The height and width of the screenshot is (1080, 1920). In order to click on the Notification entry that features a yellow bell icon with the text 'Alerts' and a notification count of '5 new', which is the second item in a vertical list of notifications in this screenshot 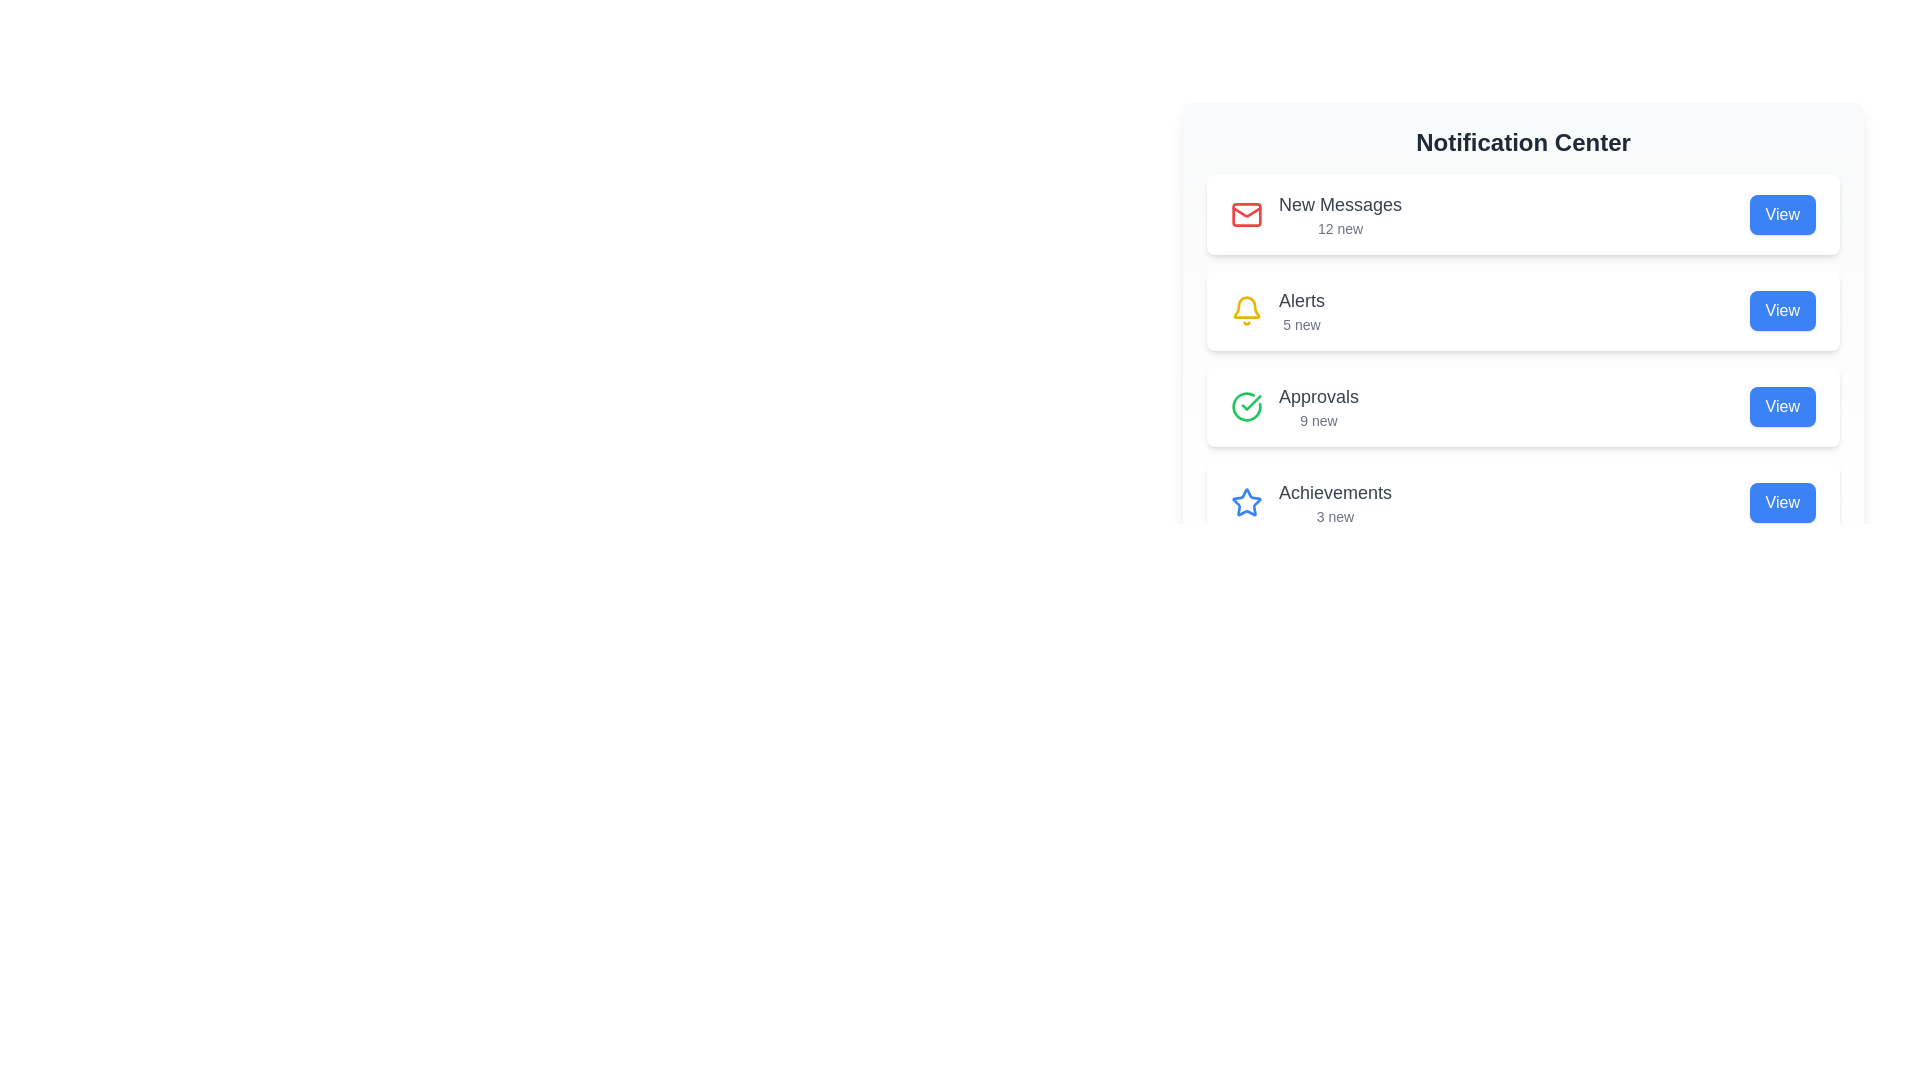, I will do `click(1276, 311)`.